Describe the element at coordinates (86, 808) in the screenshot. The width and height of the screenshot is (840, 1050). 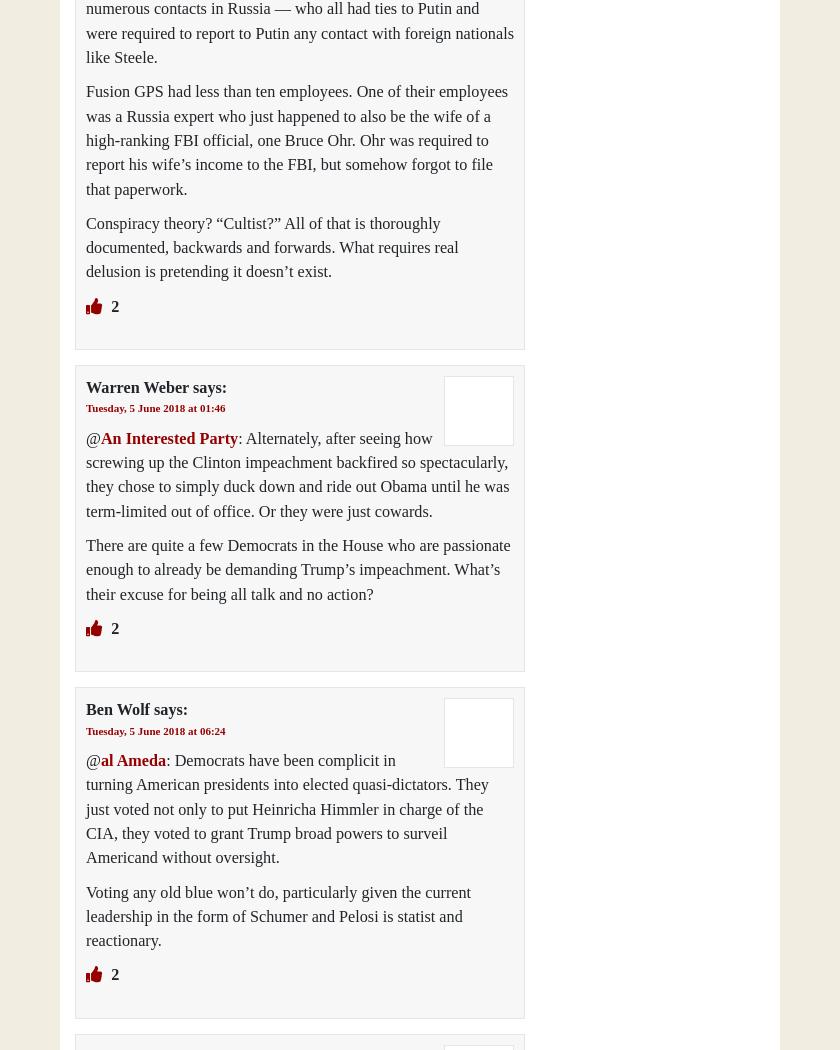
I see `': Democrats have been complicit in turning American presidents into elected quasi-dictators.  They just voted not only to put Heinricha Himmler in charge of the CIA, they voted to grant Trump broad powers to surveil Americand without oversight.'` at that location.